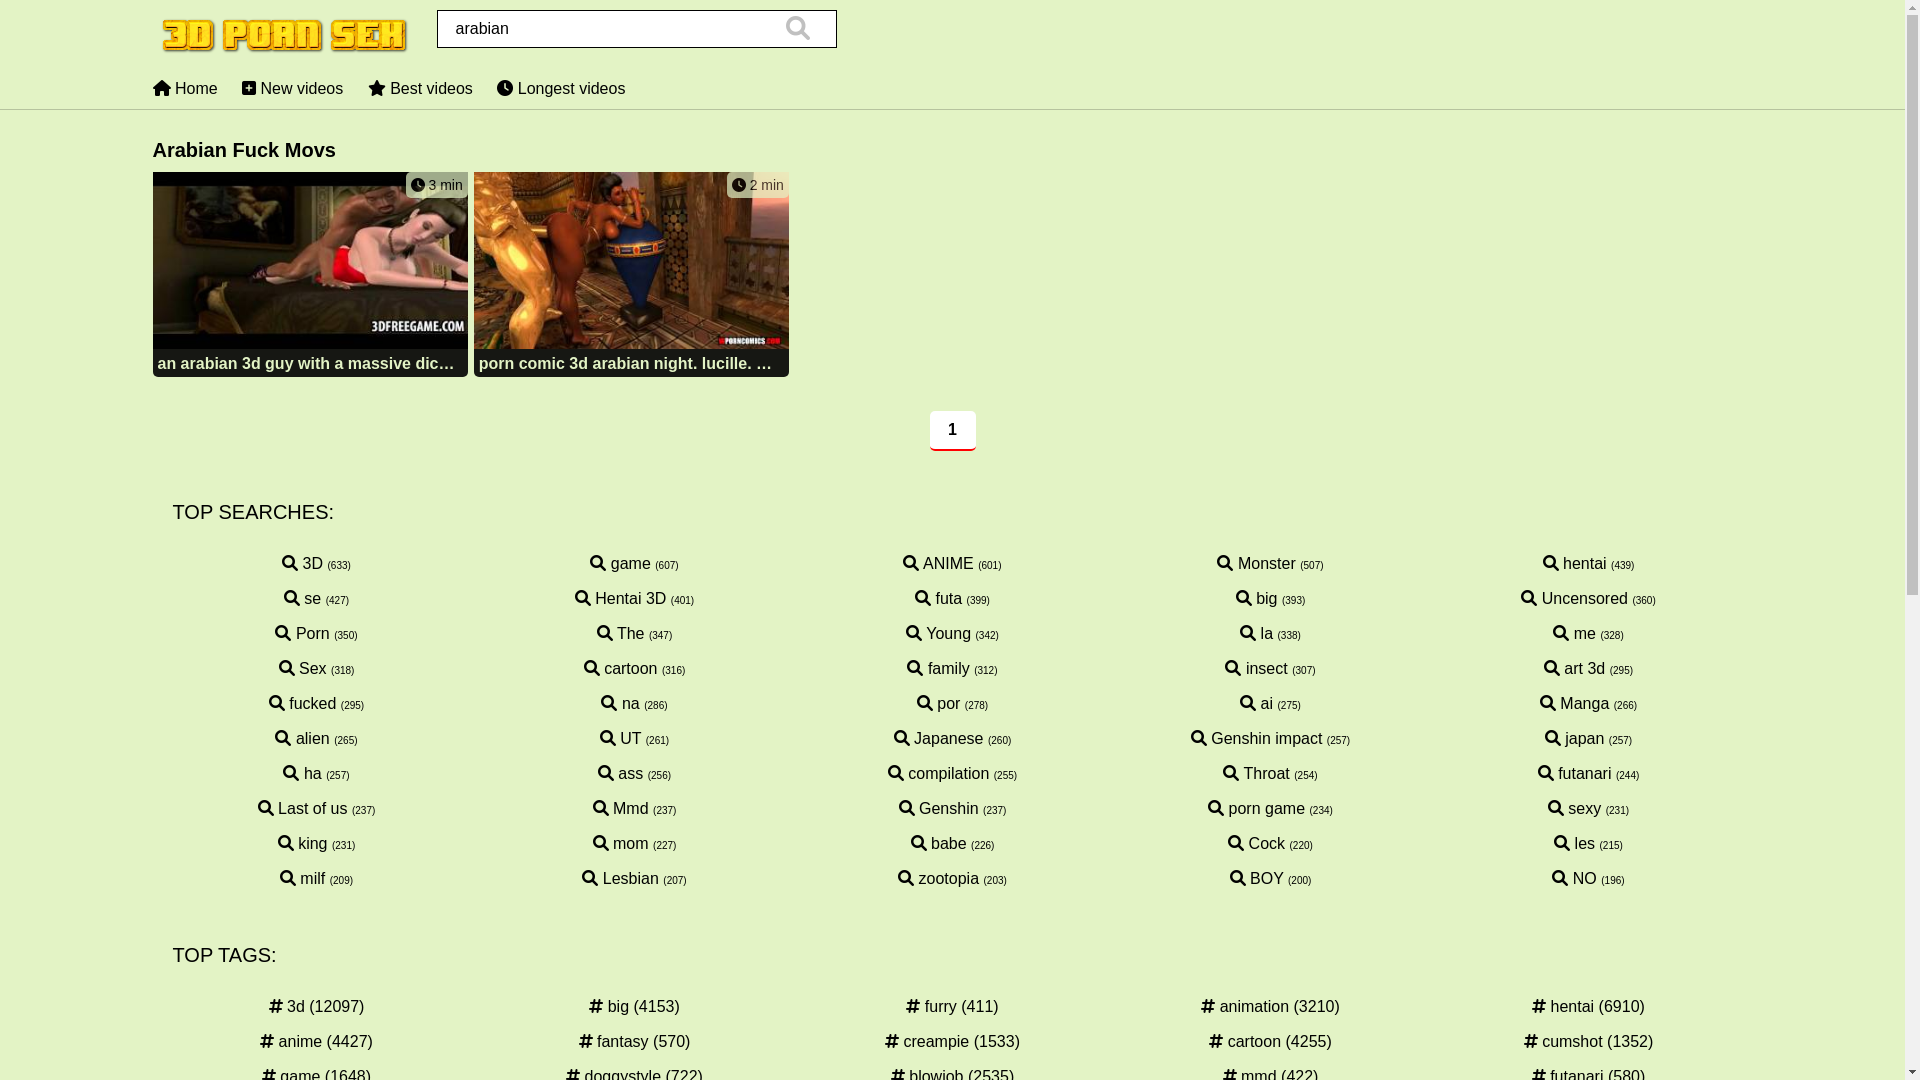 The image size is (1920, 1080). What do you see at coordinates (291, 87) in the screenshot?
I see `'New videos'` at bounding box center [291, 87].